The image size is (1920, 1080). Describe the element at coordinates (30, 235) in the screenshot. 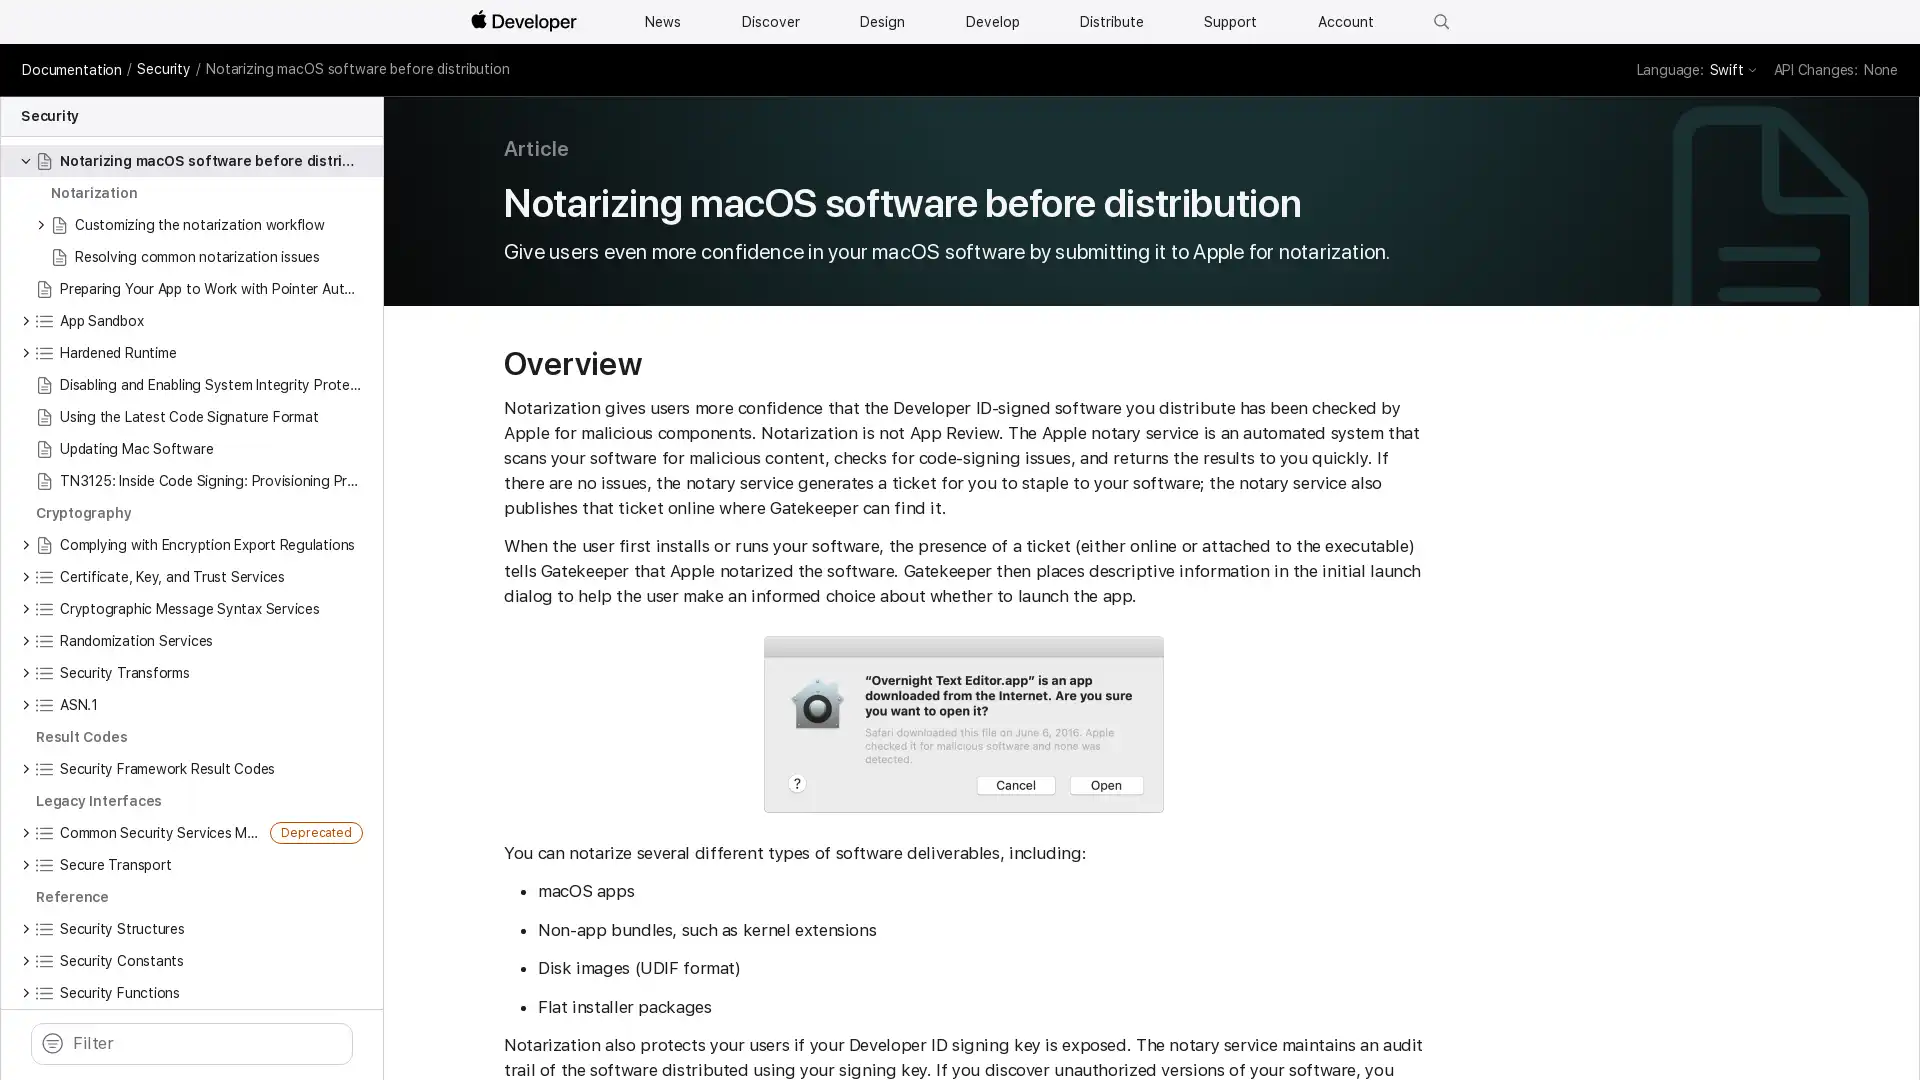

I see `Customizing the notarization workflow` at that location.